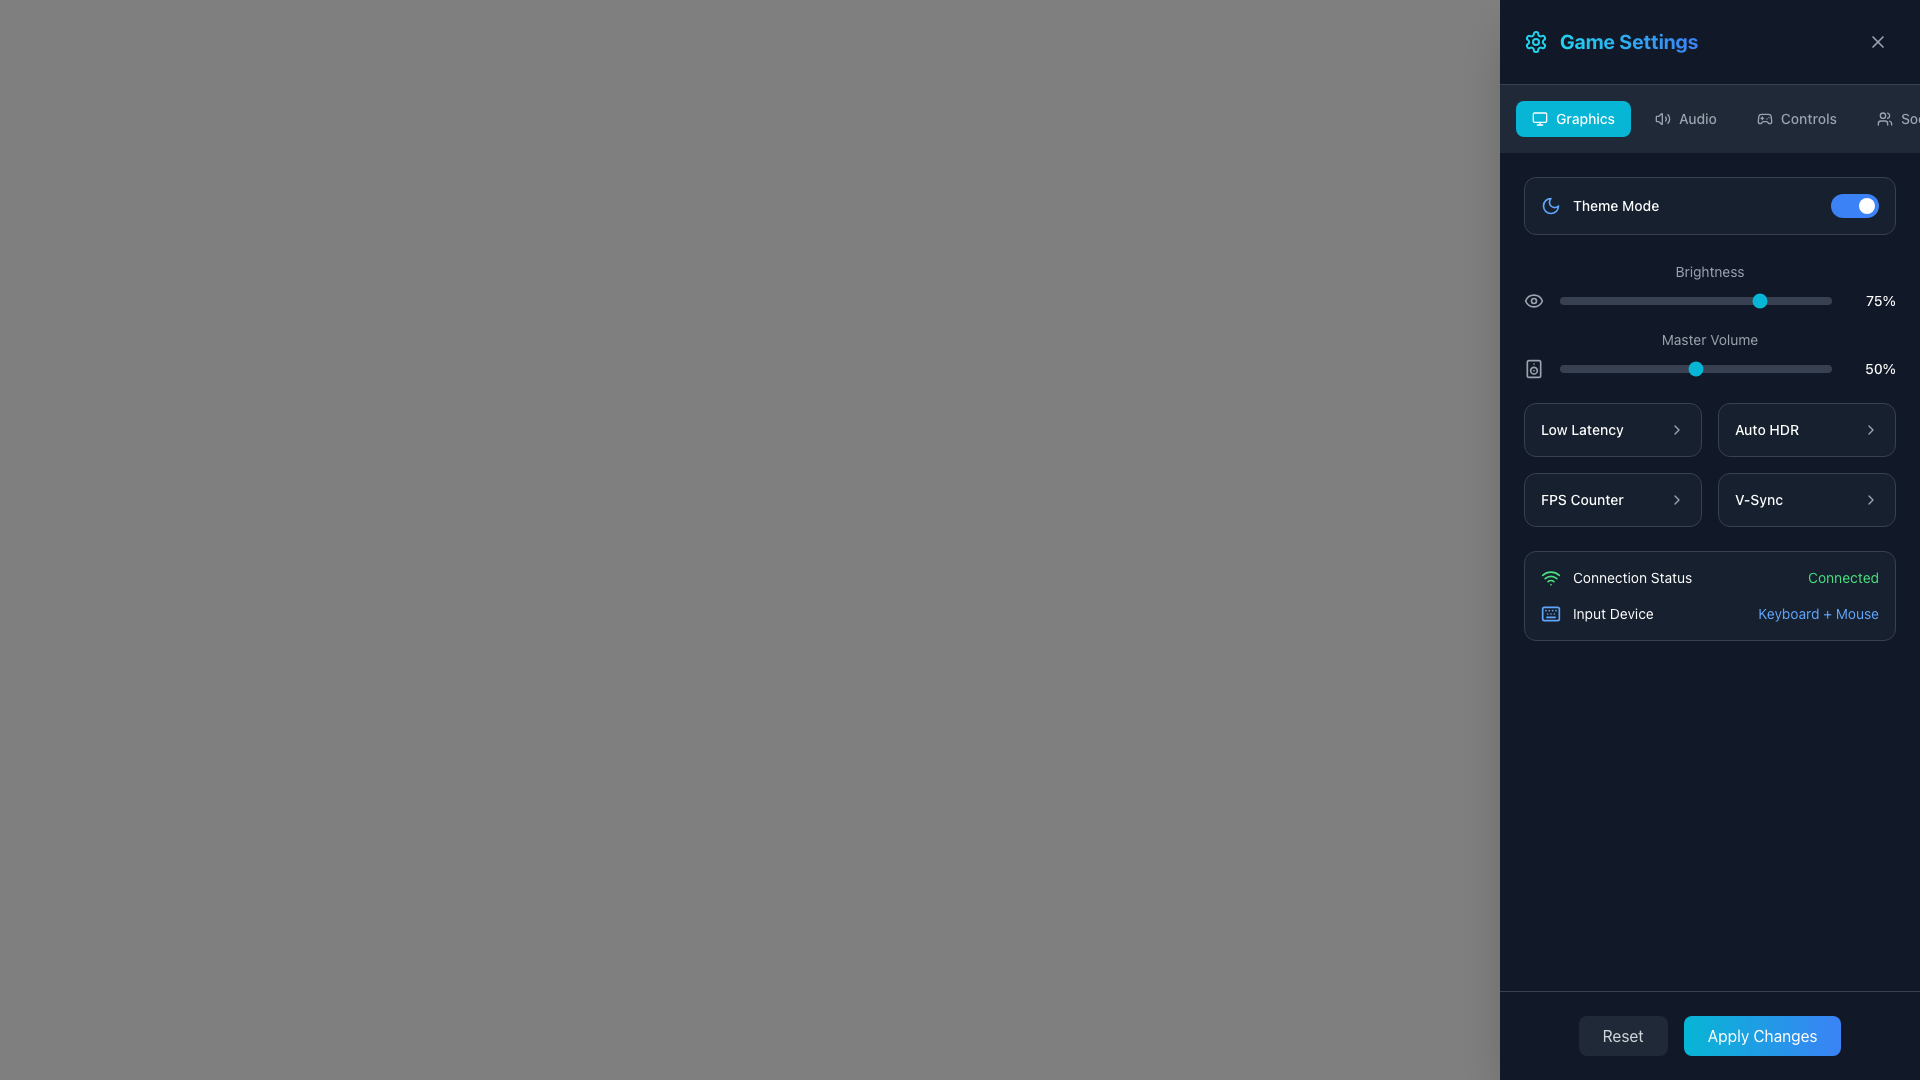 Image resolution: width=1920 pixels, height=1080 pixels. Describe the element at coordinates (1611, 369) in the screenshot. I see `the master volume` at that location.